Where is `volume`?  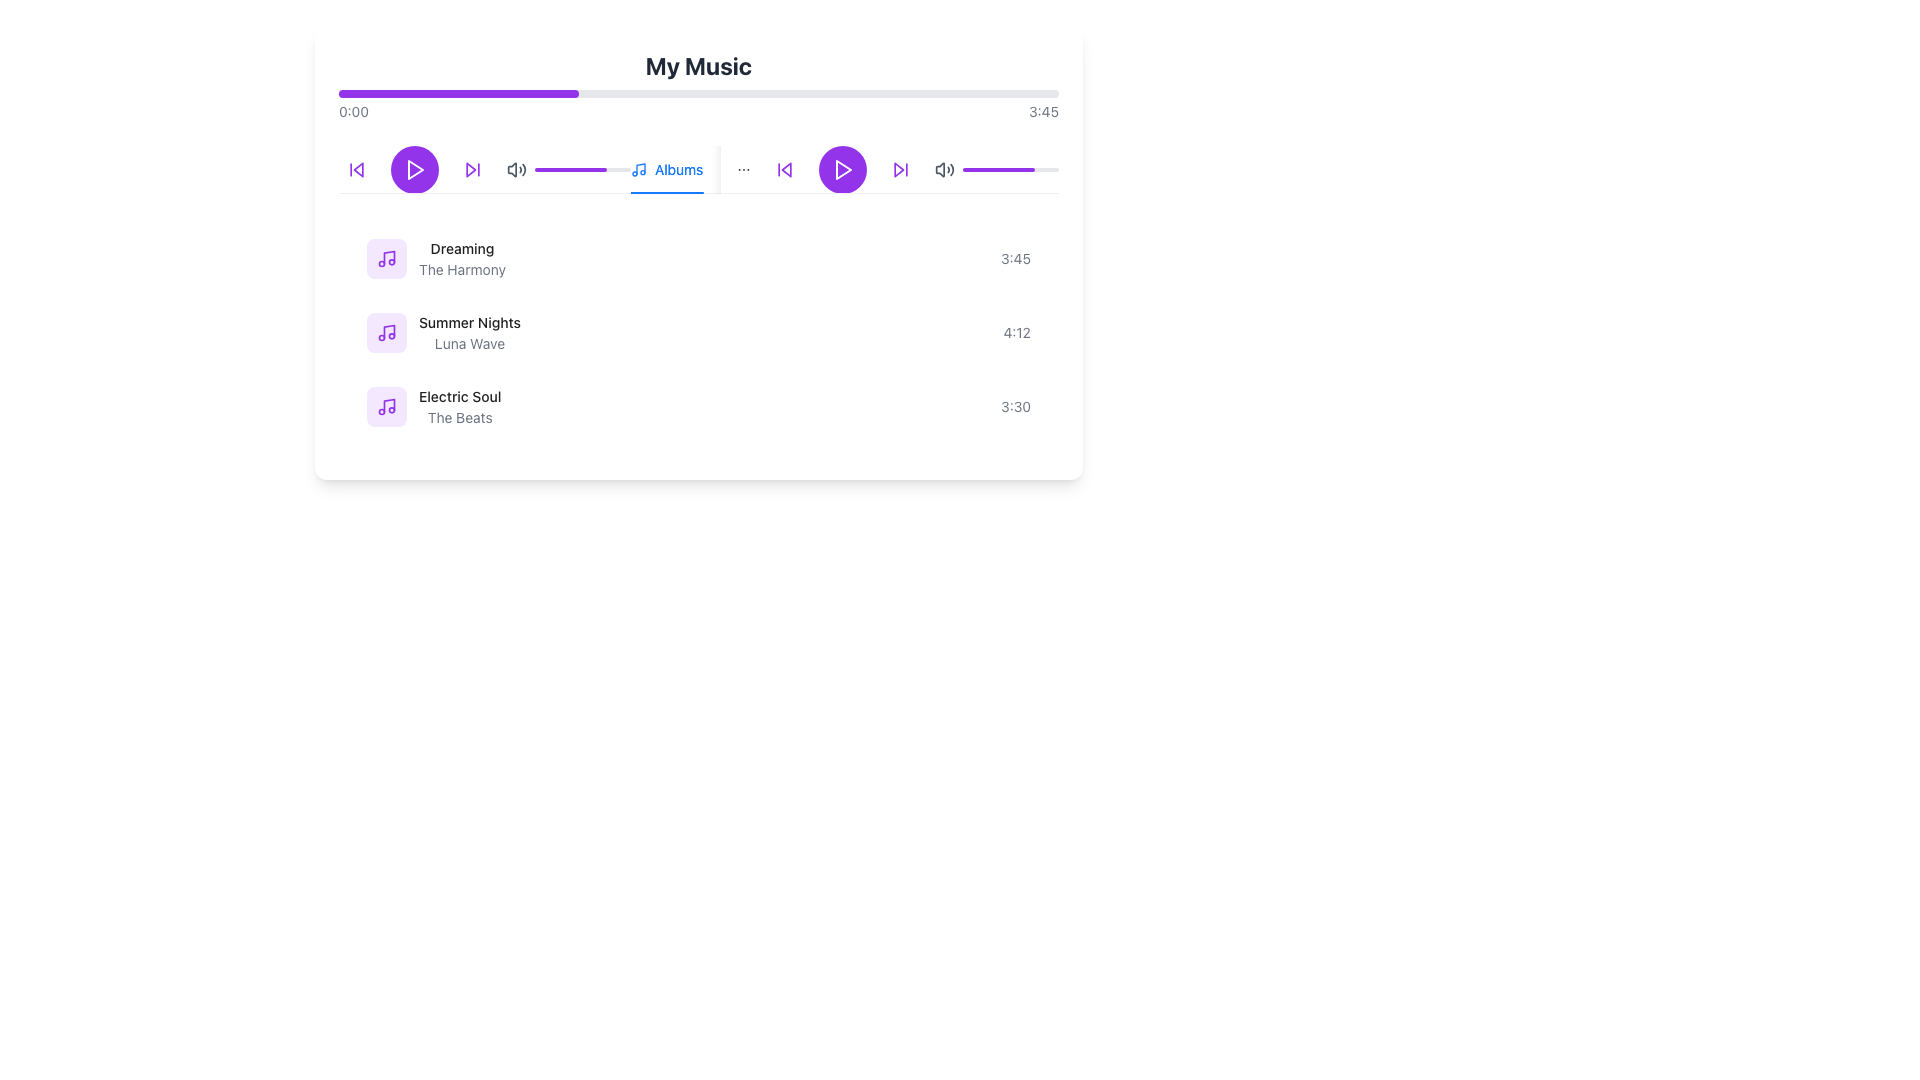
volume is located at coordinates (1041, 168).